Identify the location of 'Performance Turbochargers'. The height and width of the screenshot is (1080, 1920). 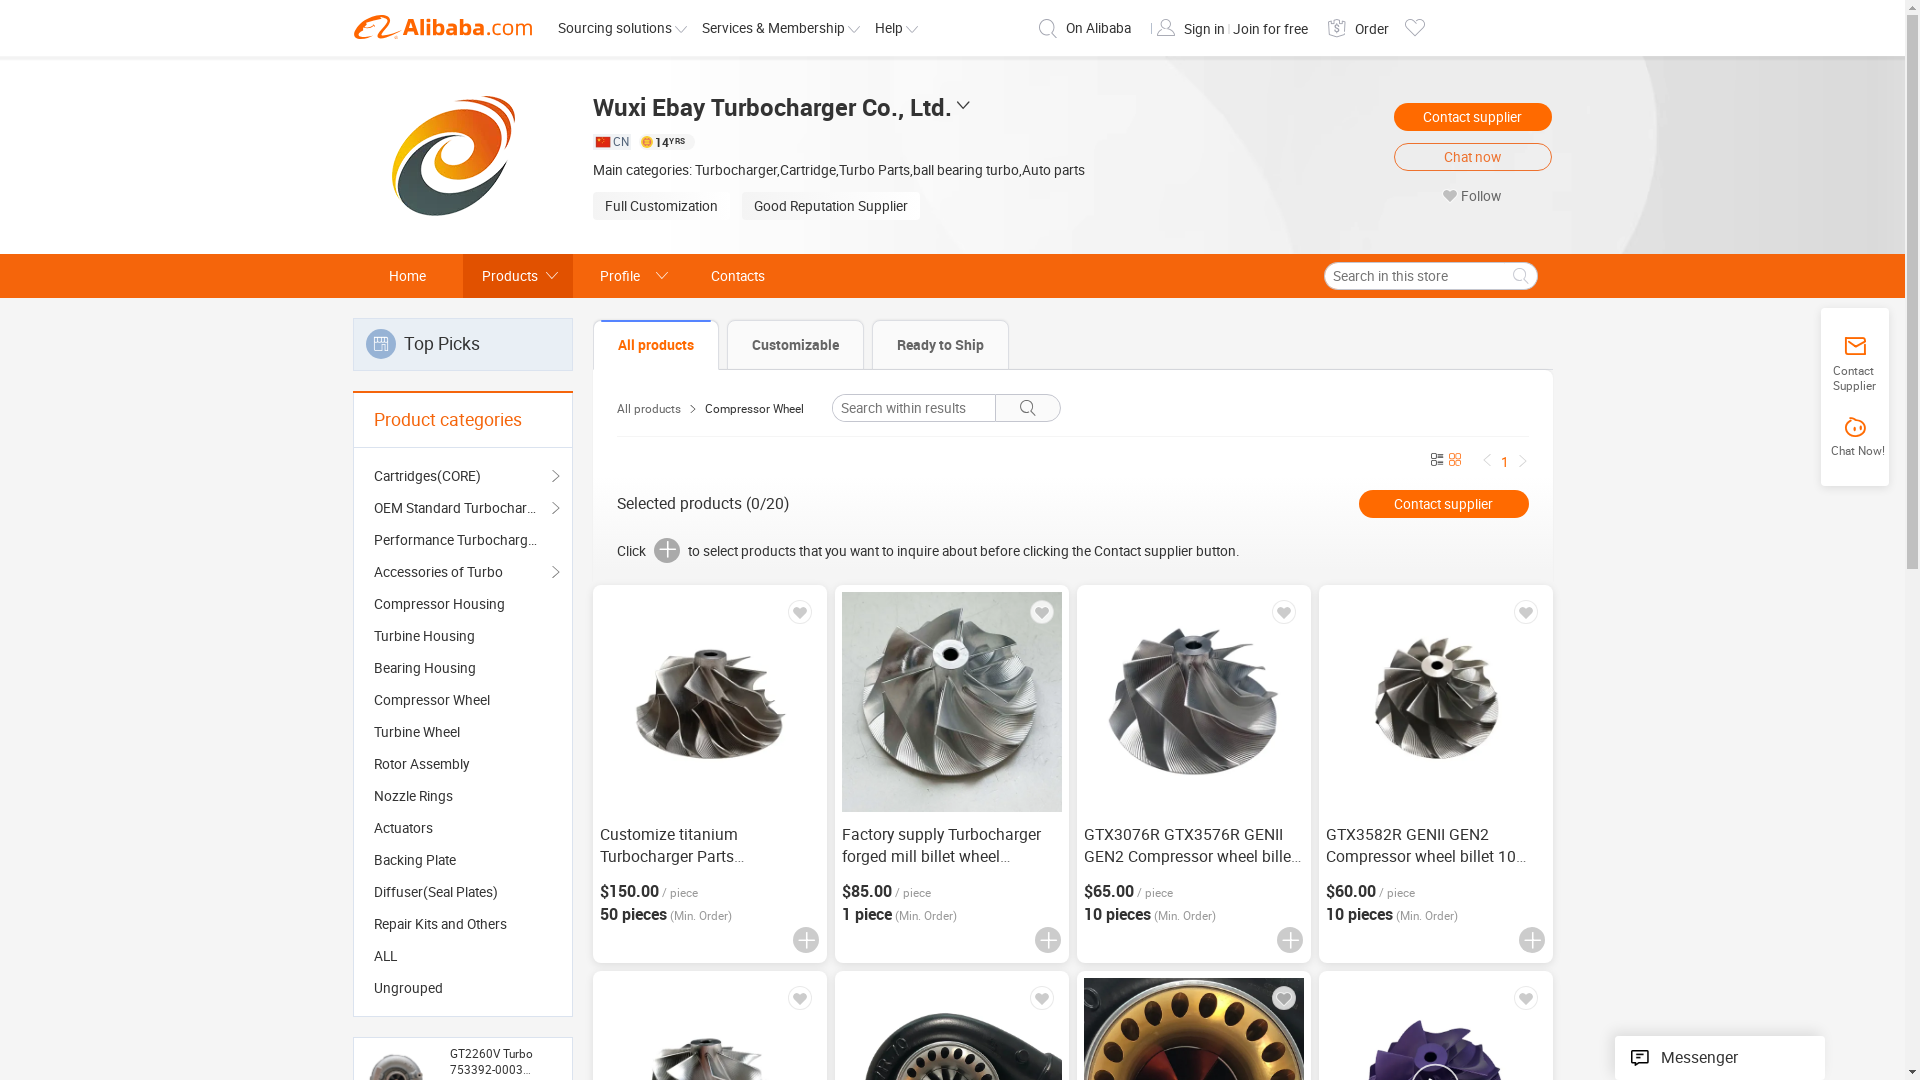
(461, 540).